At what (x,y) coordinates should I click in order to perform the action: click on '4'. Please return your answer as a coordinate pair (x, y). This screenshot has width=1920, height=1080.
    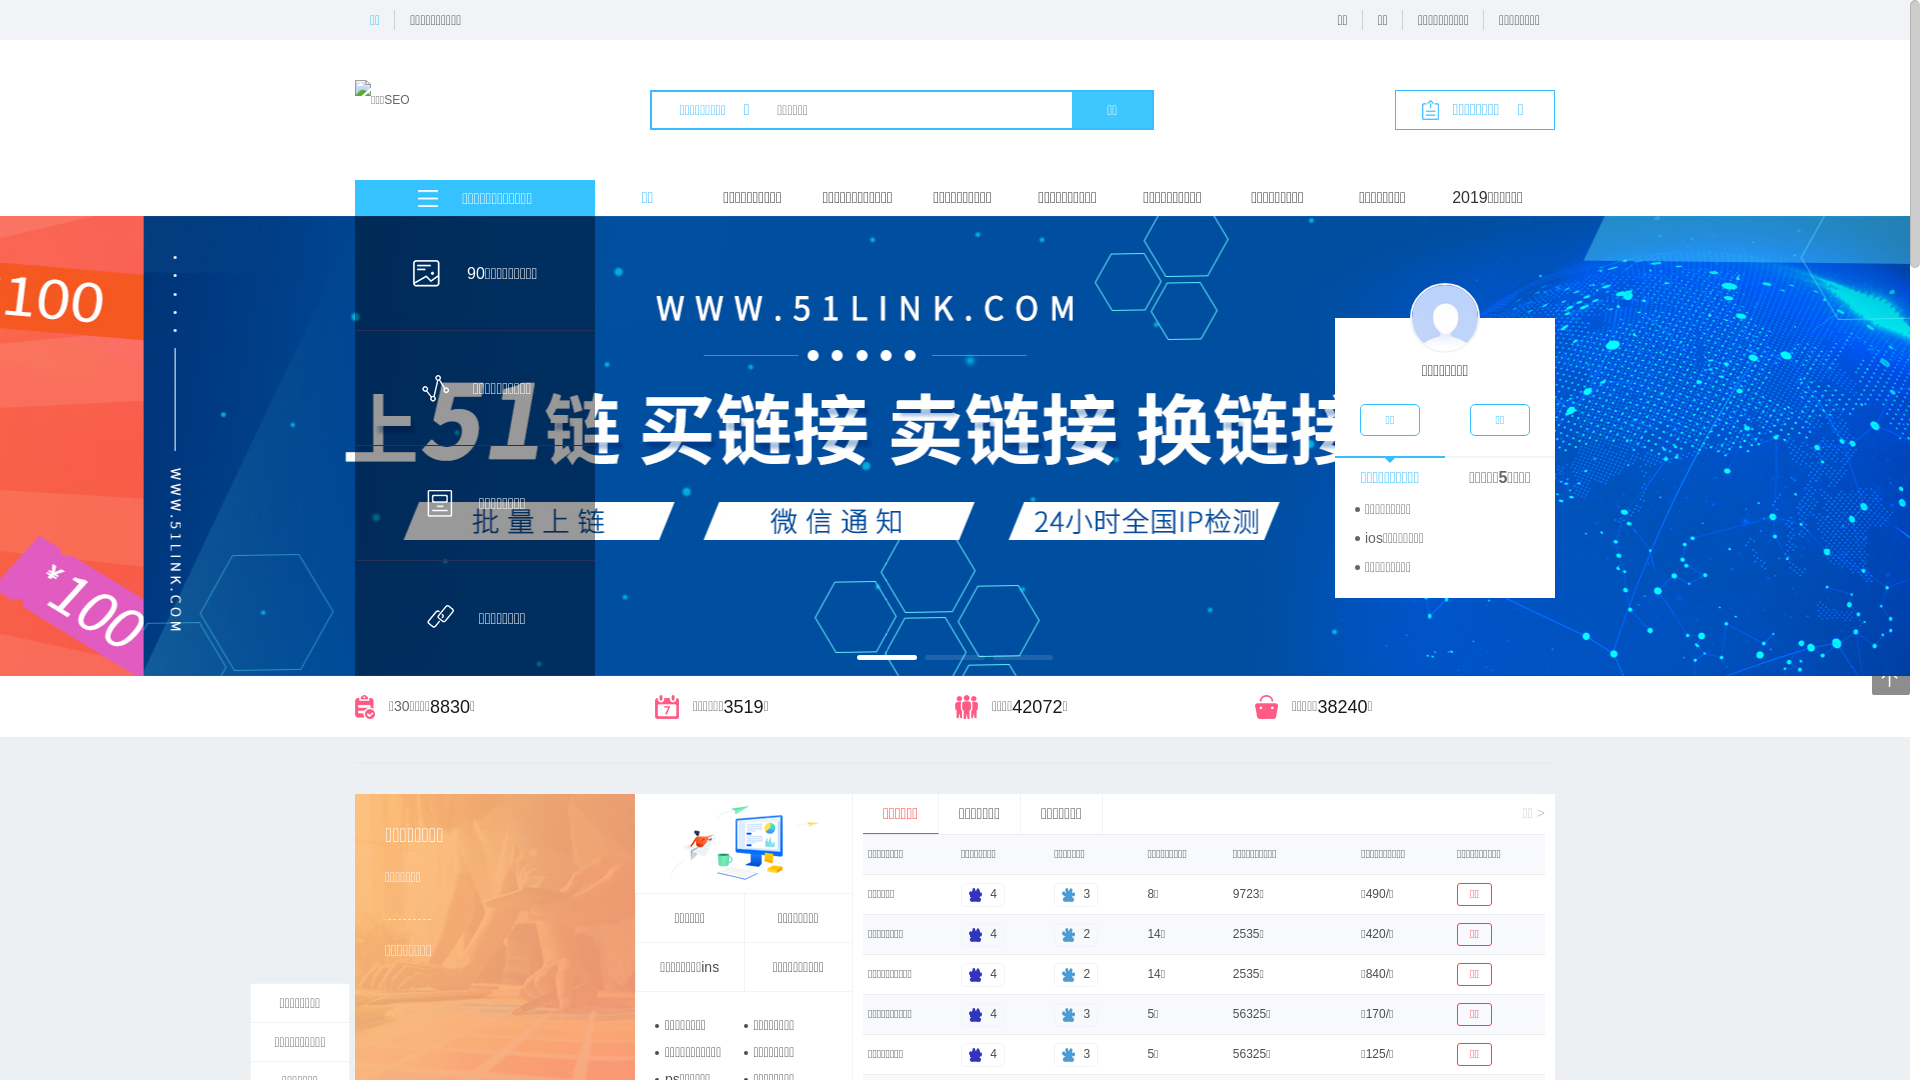
    Looking at the image, I should click on (983, 893).